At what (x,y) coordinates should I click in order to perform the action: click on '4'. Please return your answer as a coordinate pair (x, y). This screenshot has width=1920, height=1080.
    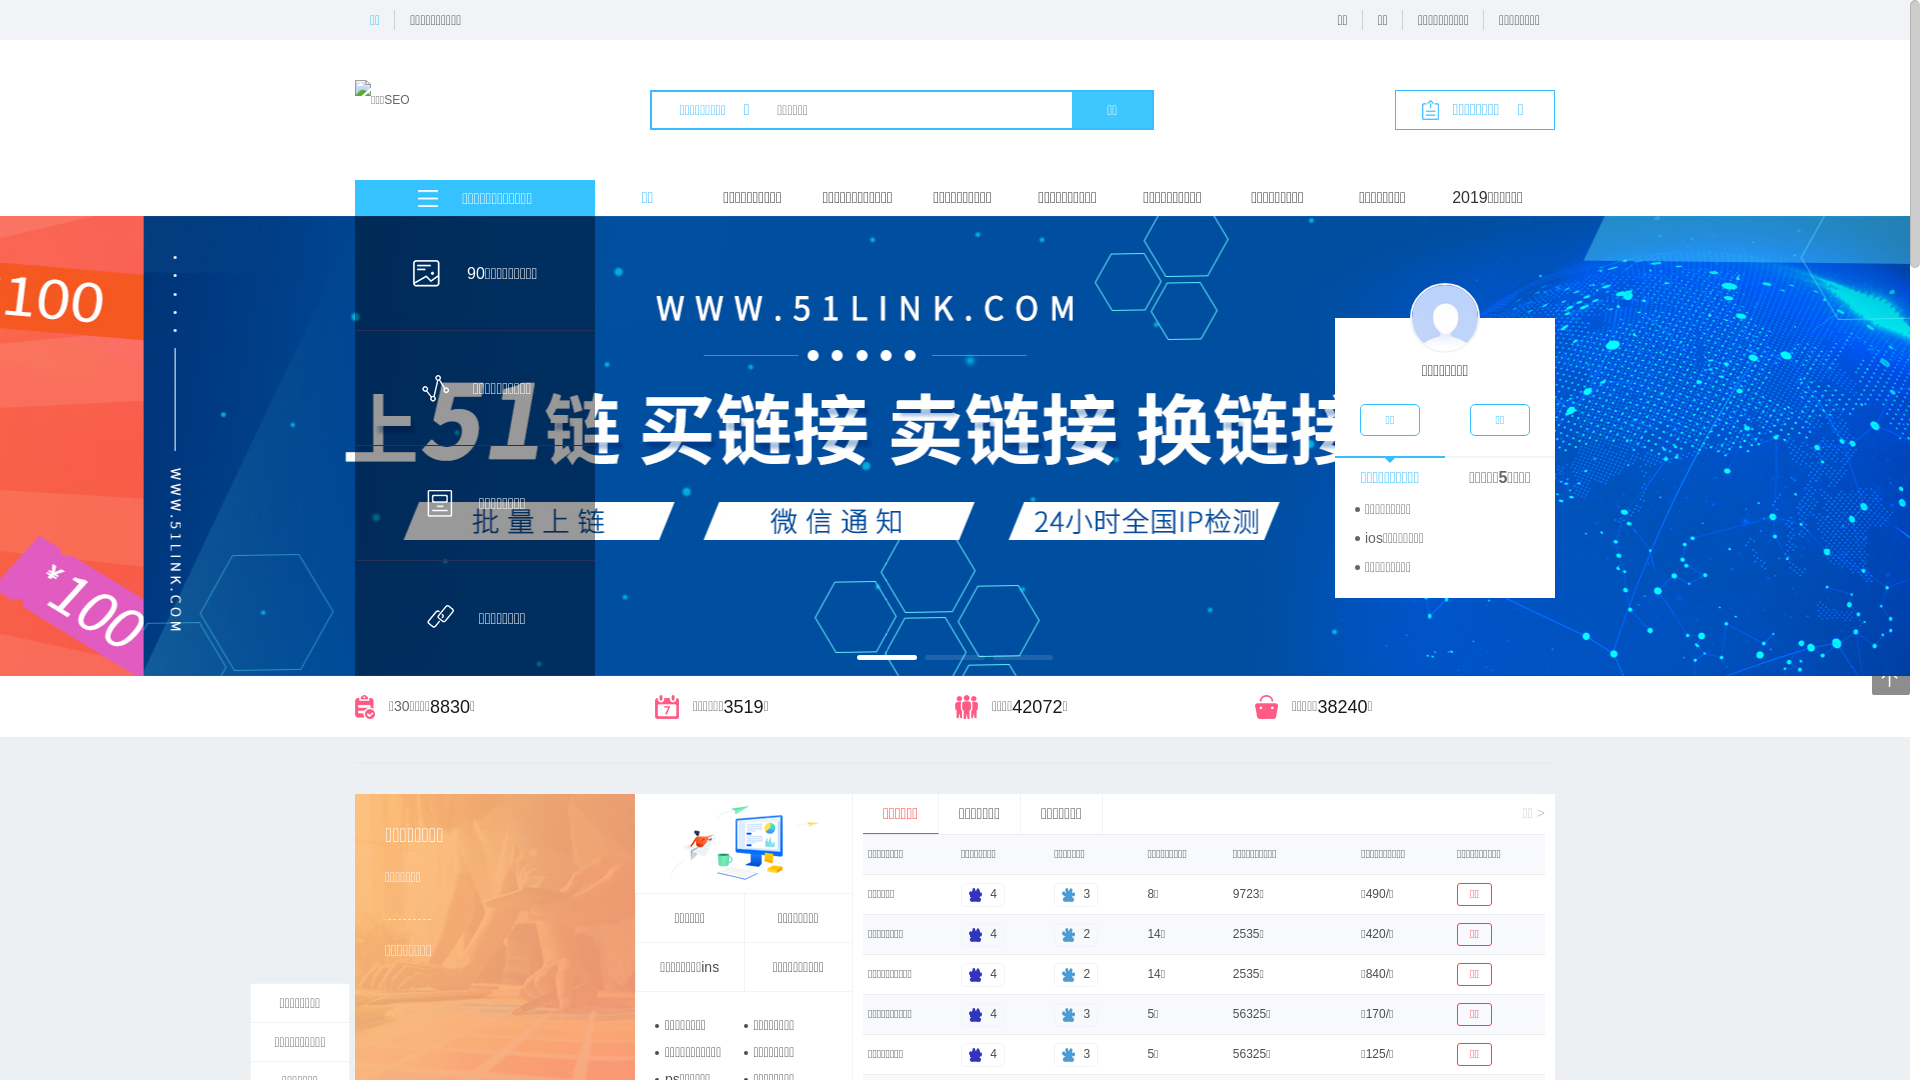
    Looking at the image, I should click on (983, 893).